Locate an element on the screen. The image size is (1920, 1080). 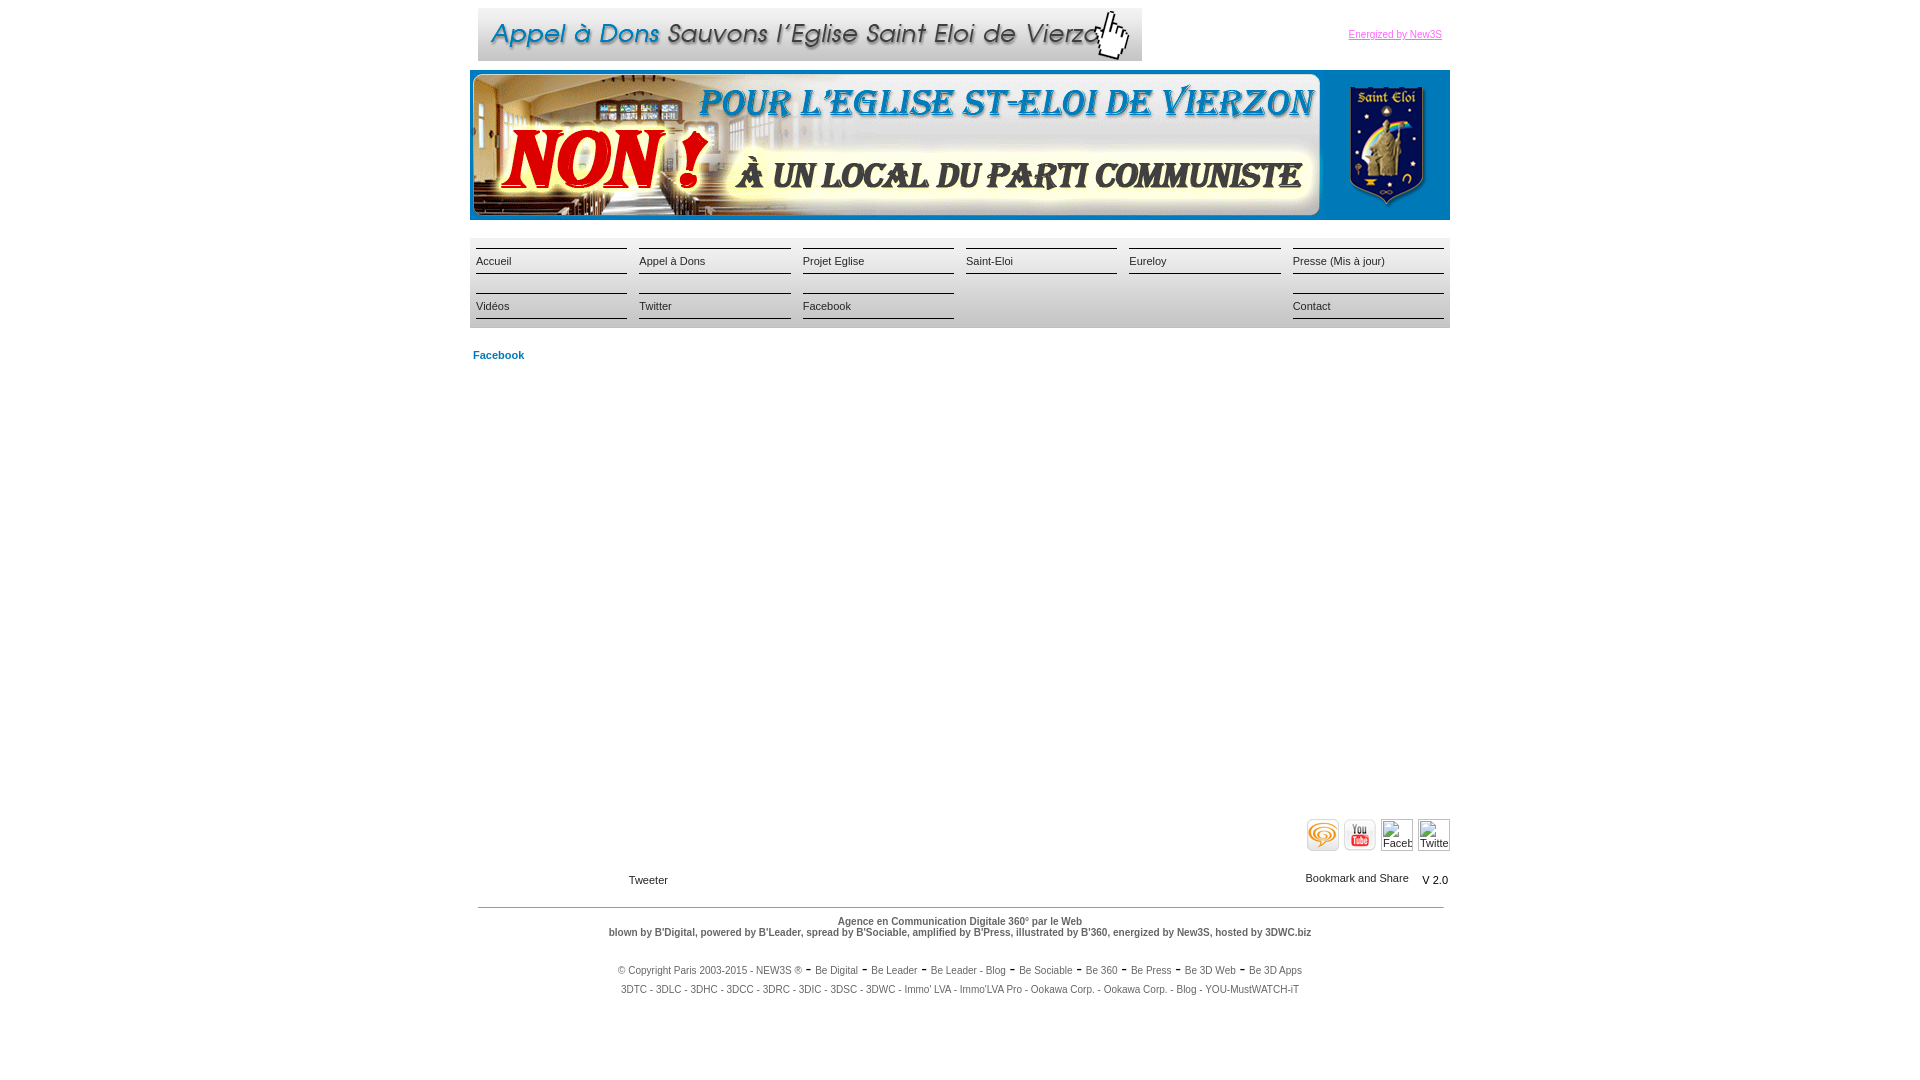
'Twitter' is located at coordinates (1433, 834).